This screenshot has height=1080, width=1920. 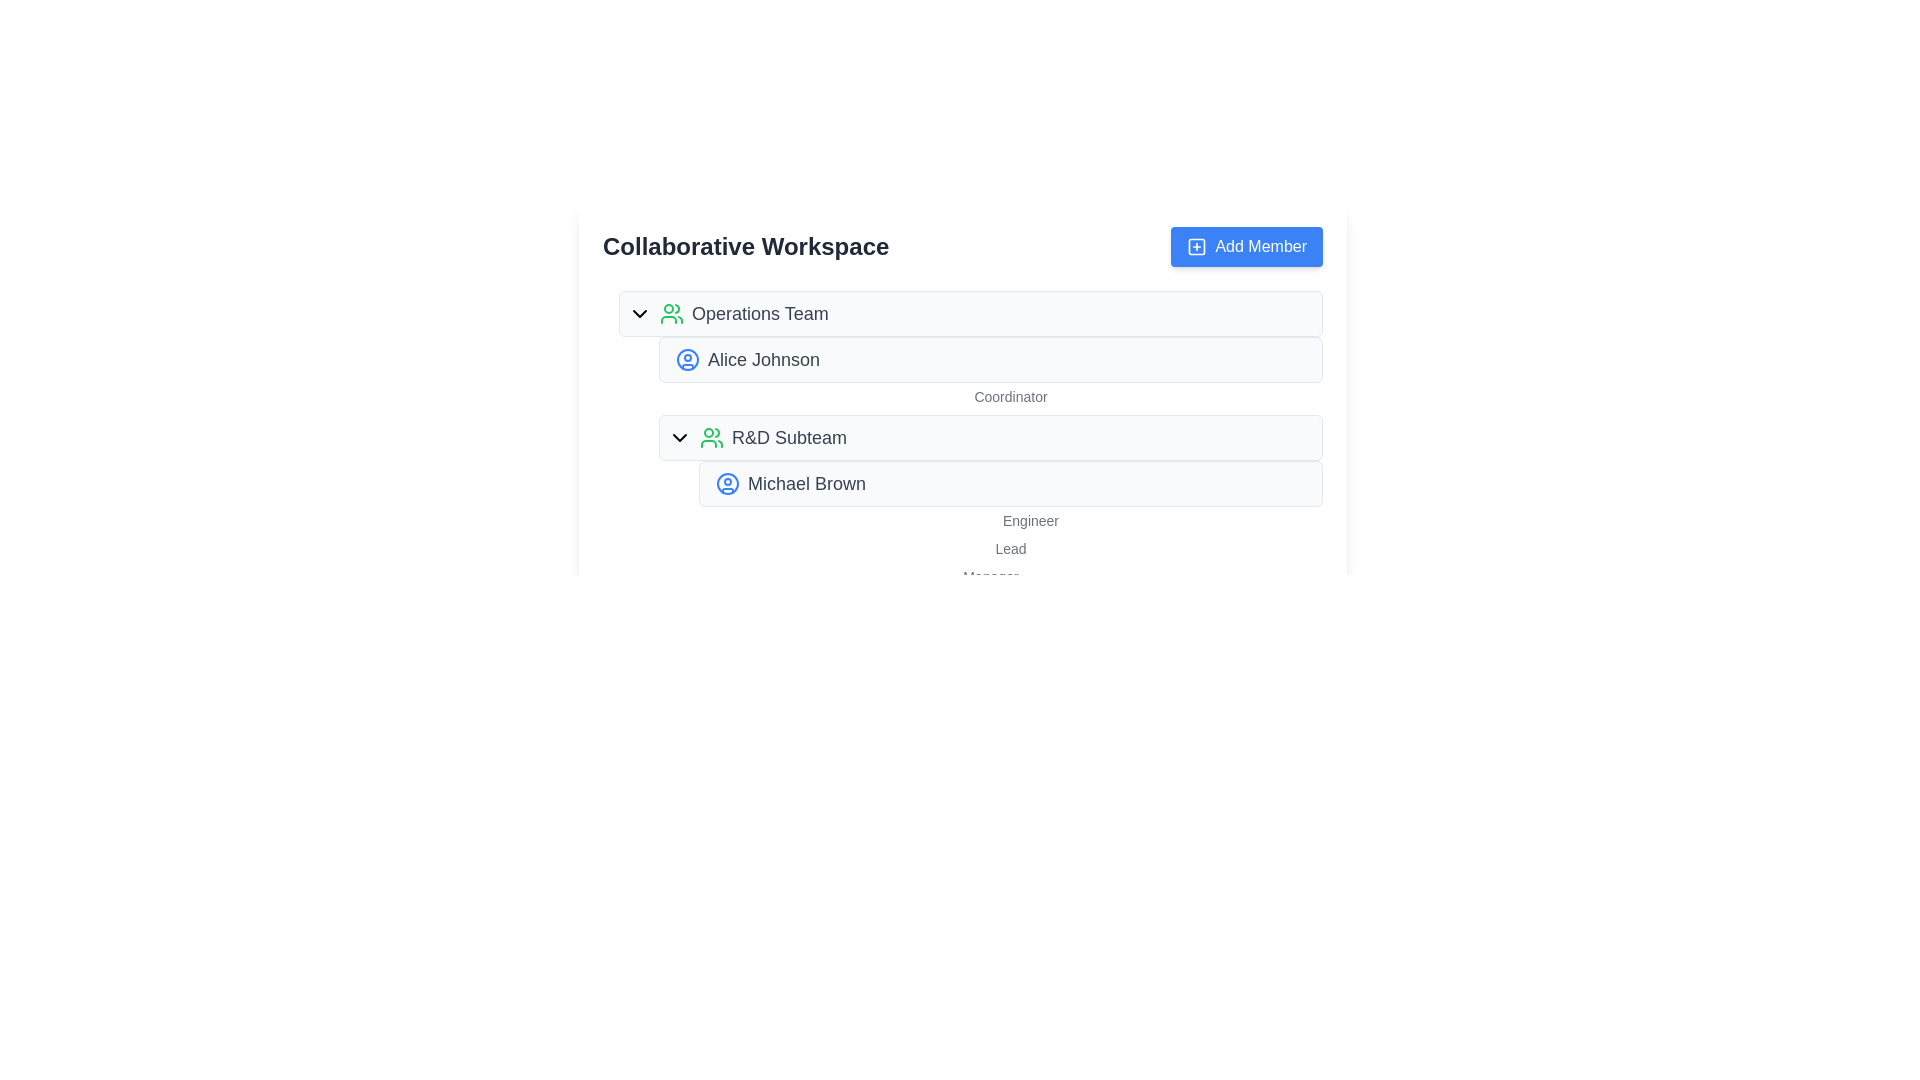 What do you see at coordinates (990, 437) in the screenshot?
I see `the Collapsible List Item labeled 'R&D Subteam'` at bounding box center [990, 437].